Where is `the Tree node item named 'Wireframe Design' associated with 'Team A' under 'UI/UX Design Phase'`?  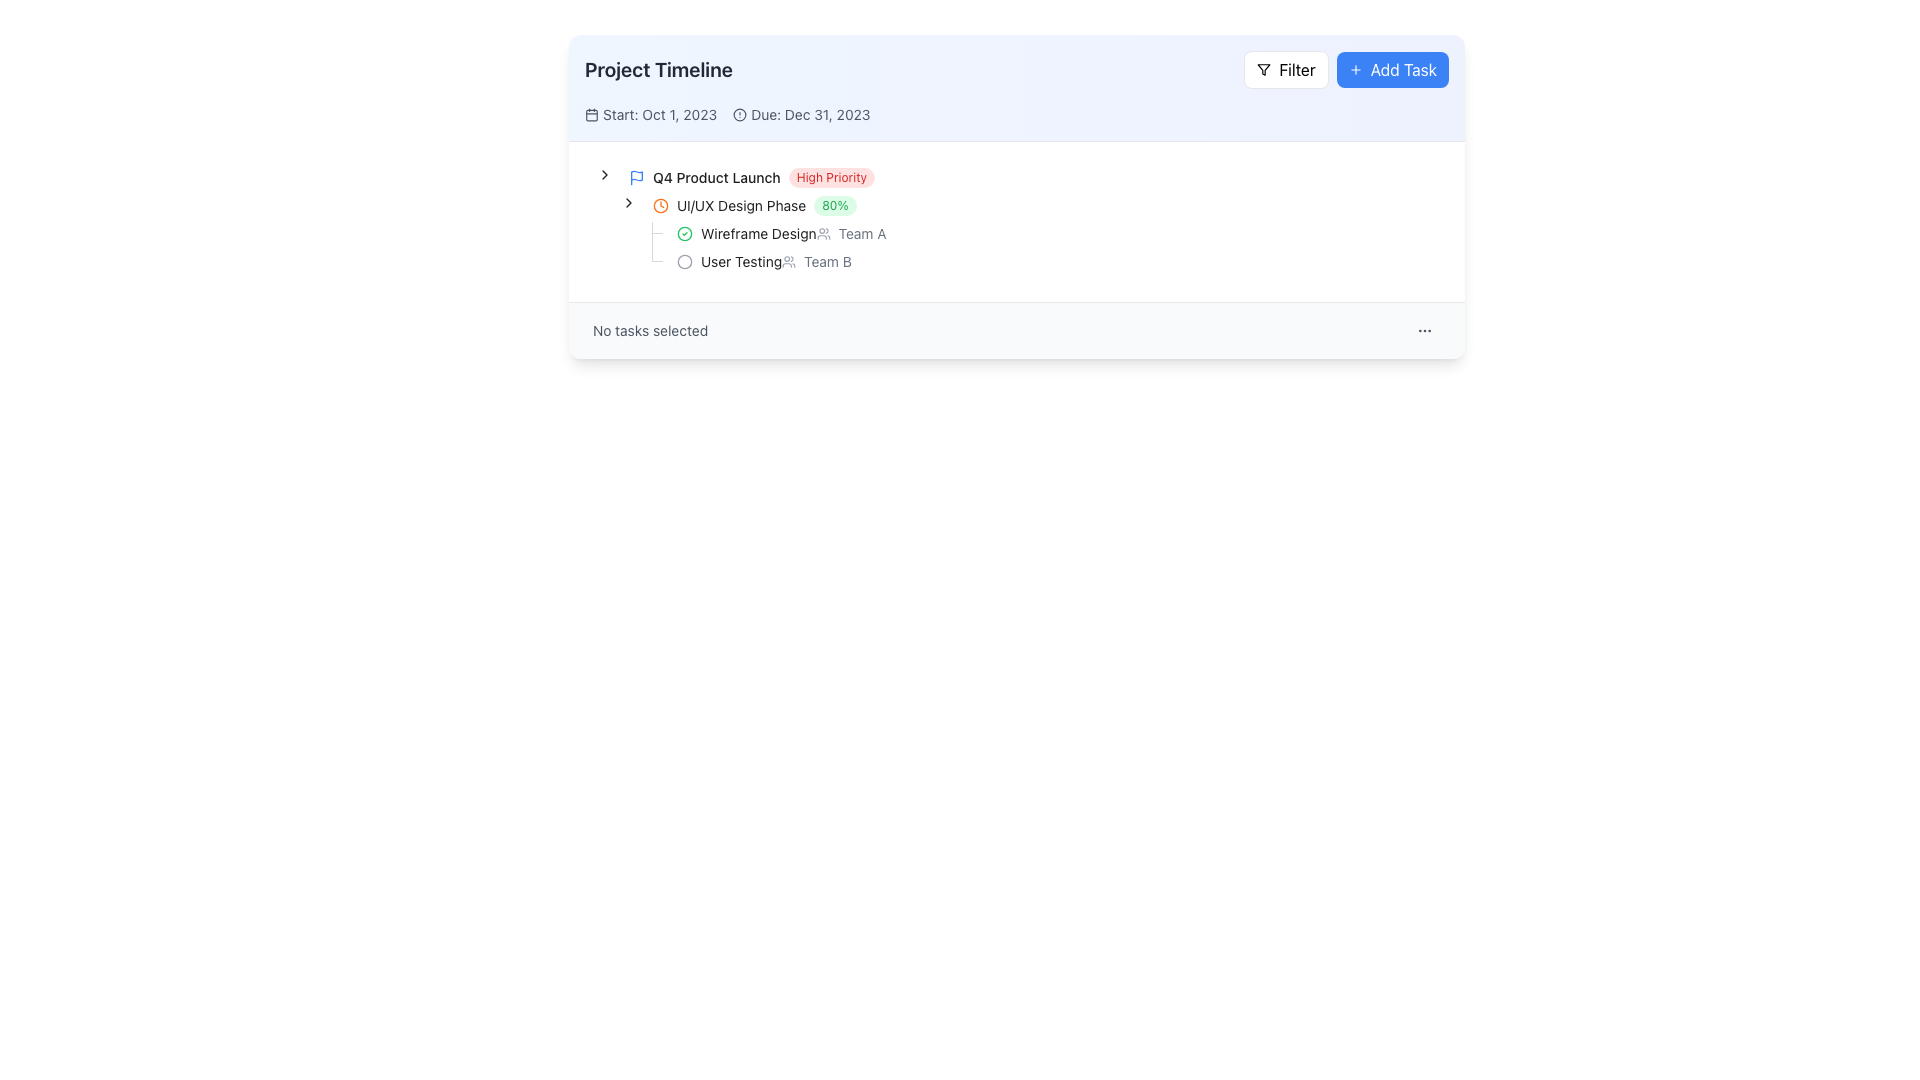
the Tree node item named 'Wireframe Design' associated with 'Team A' under 'UI/UX Design Phase' is located at coordinates (788, 233).